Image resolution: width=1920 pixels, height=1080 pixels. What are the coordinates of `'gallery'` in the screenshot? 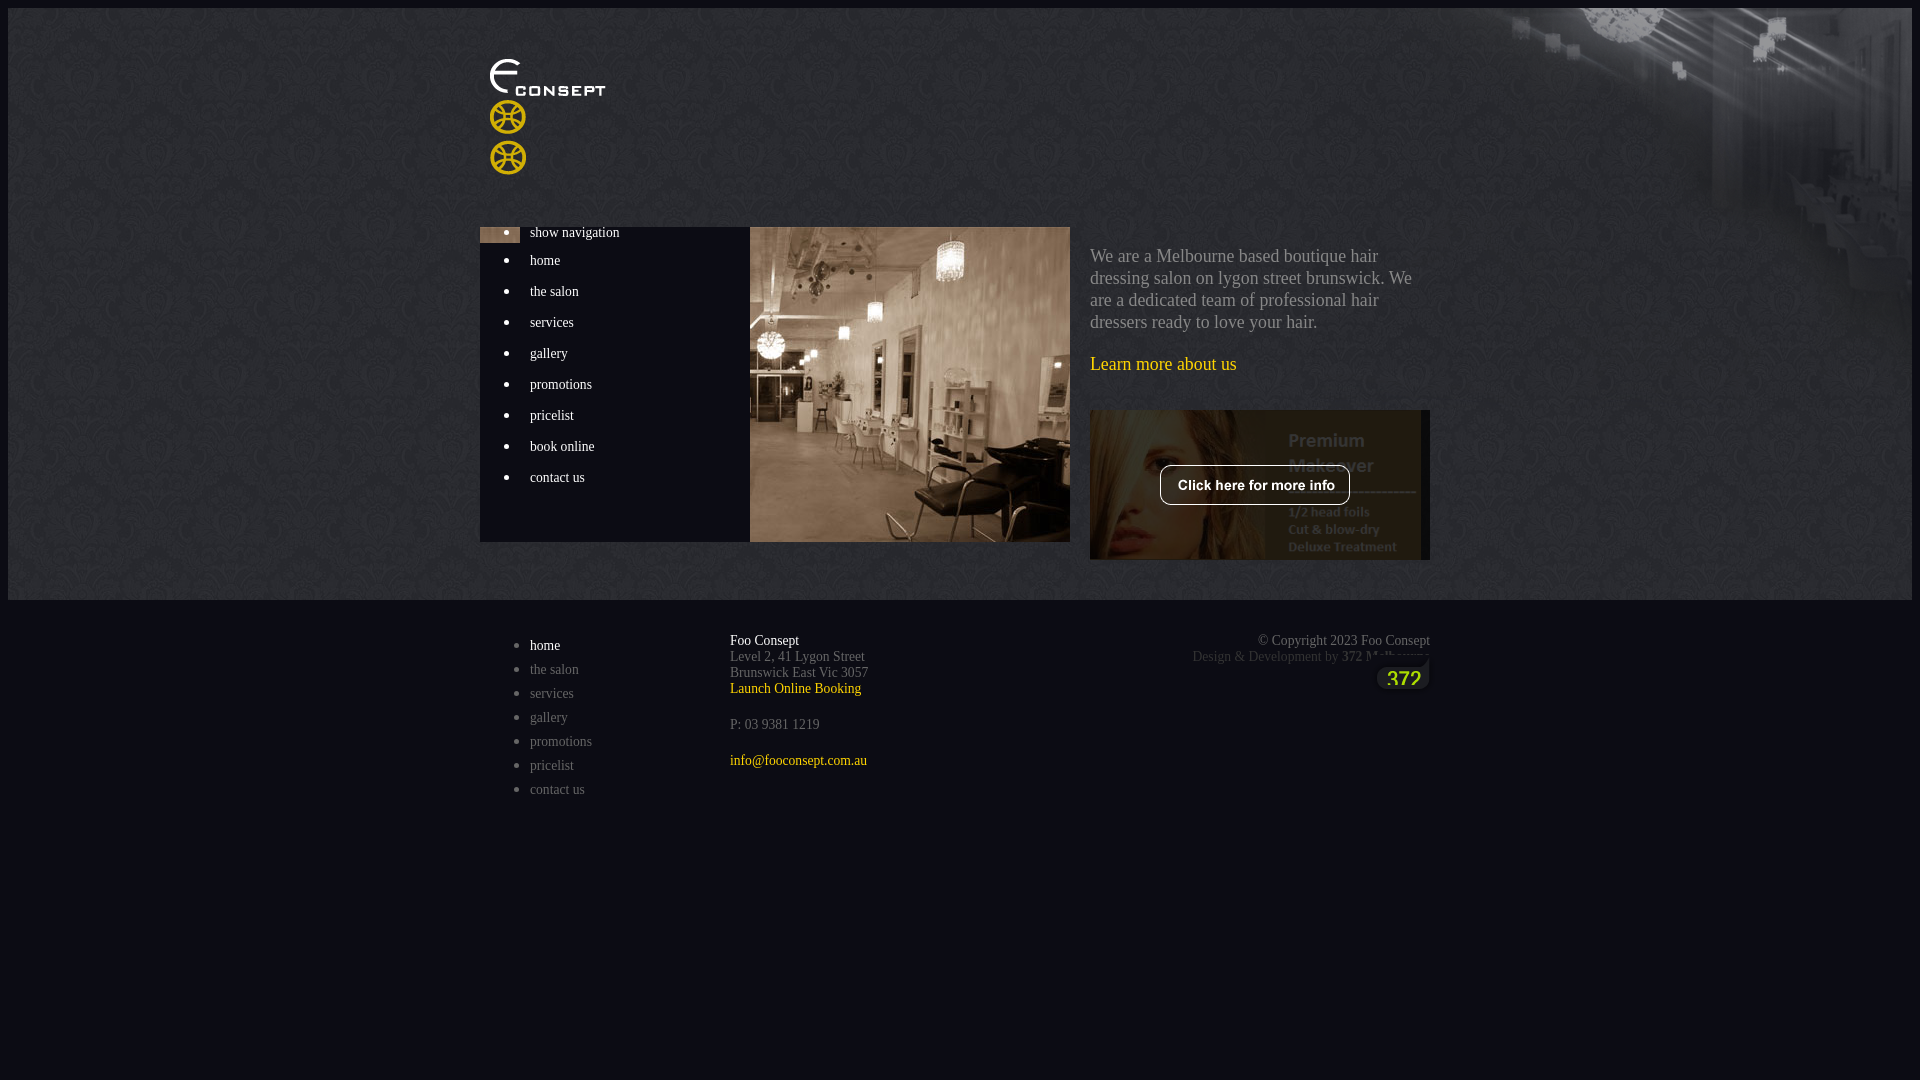 It's located at (548, 716).